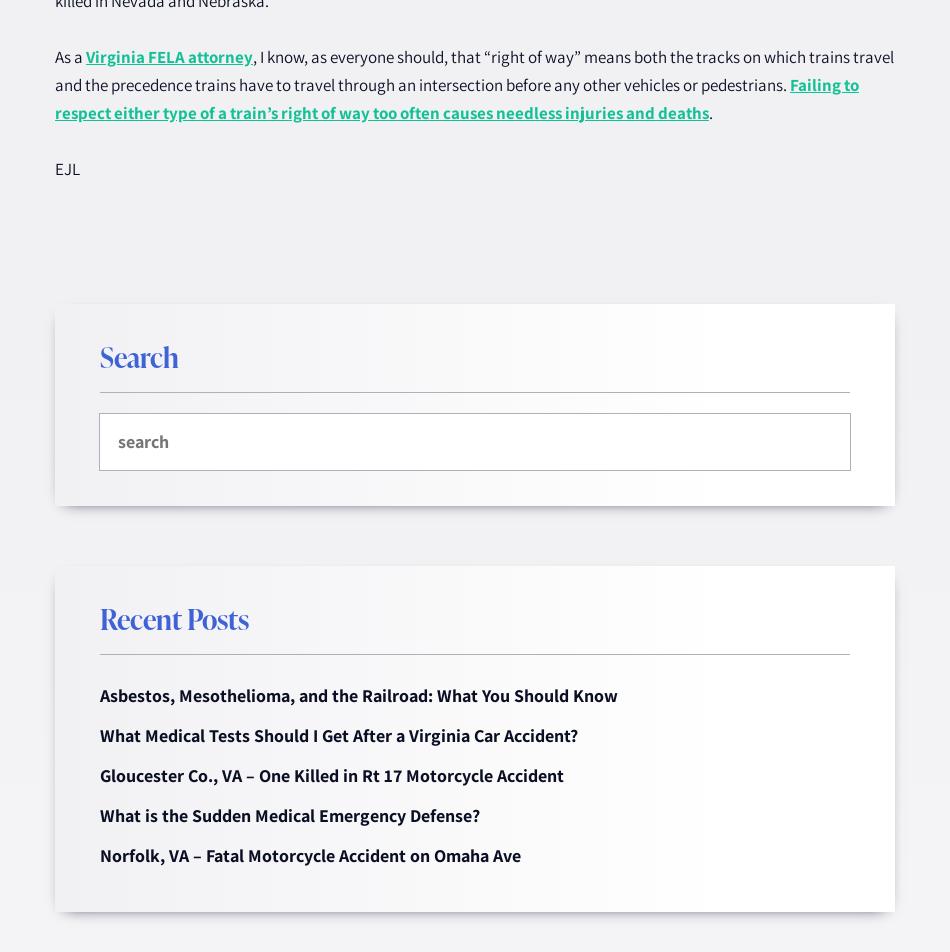  What do you see at coordinates (85, 57) in the screenshot?
I see `'Virginia FELA attorney'` at bounding box center [85, 57].